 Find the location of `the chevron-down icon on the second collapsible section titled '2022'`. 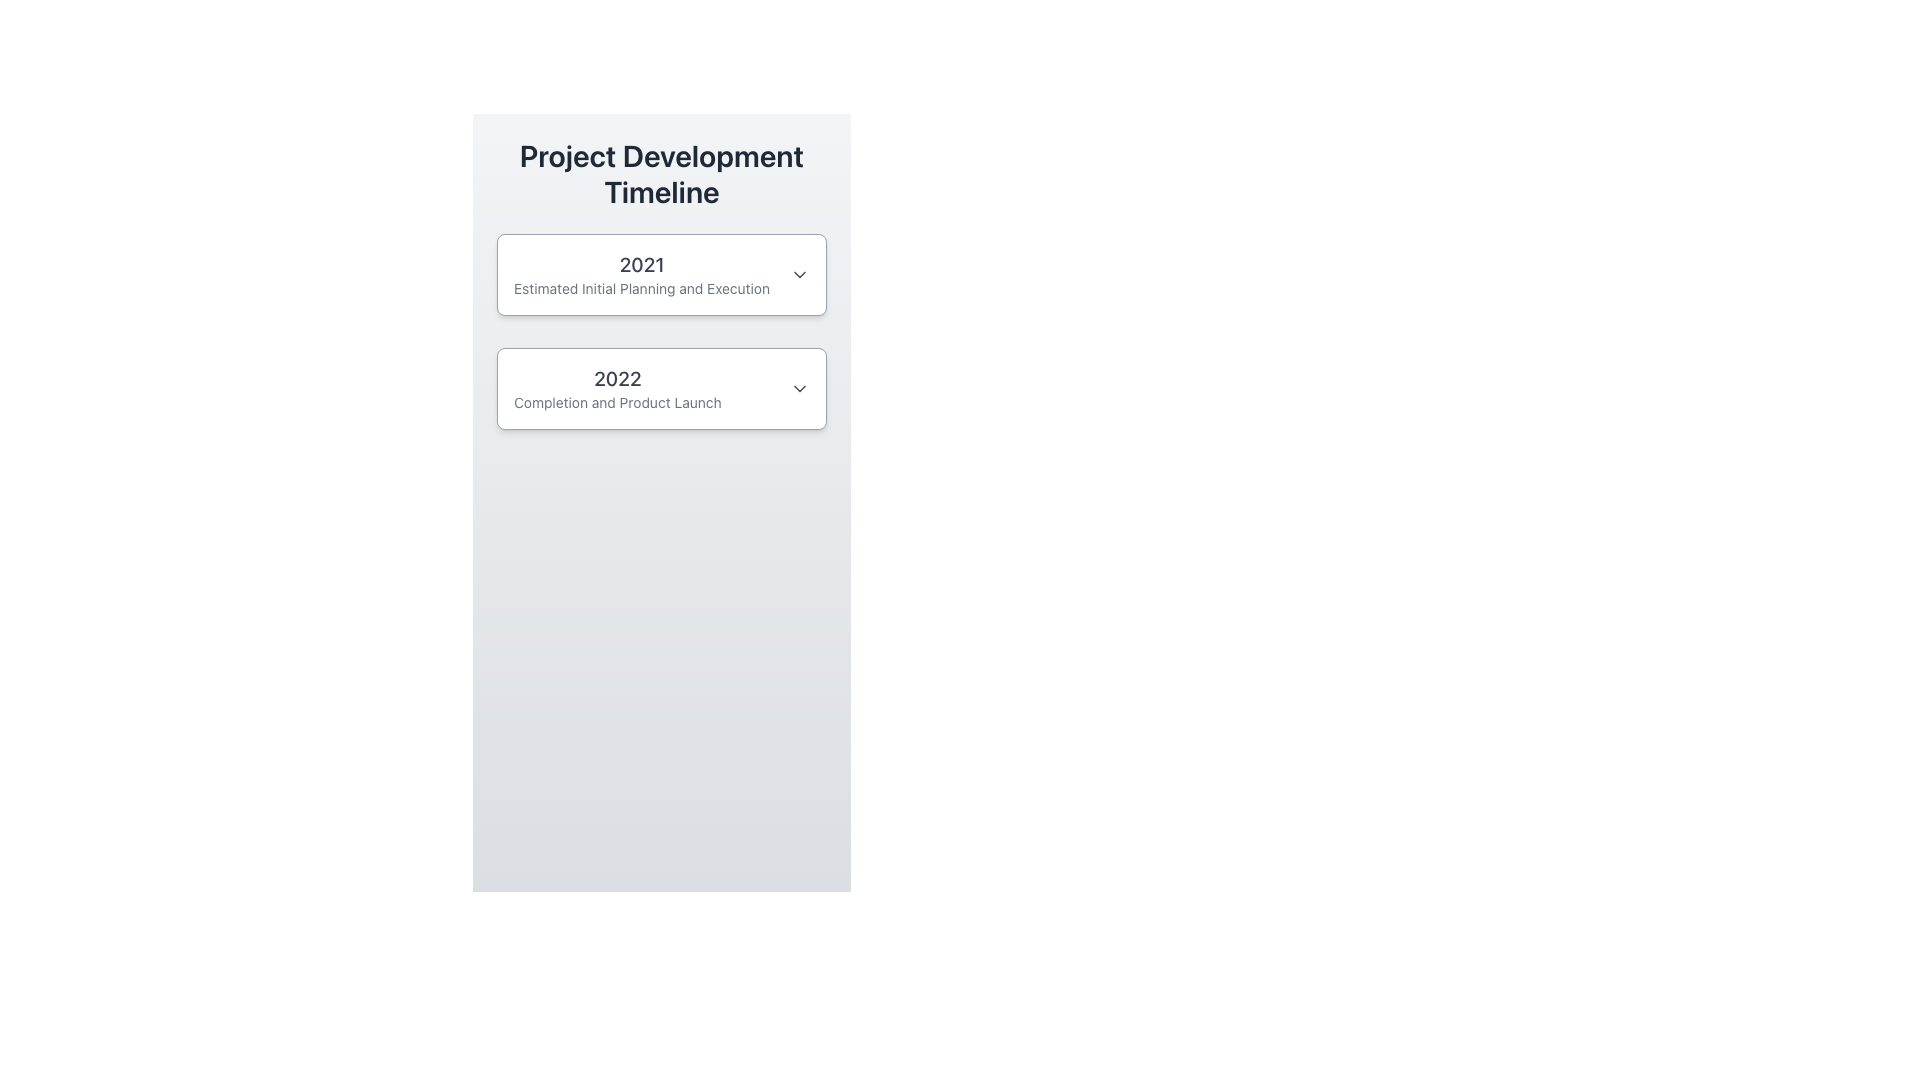

the chevron-down icon on the second collapsible section titled '2022' is located at coordinates (662, 389).